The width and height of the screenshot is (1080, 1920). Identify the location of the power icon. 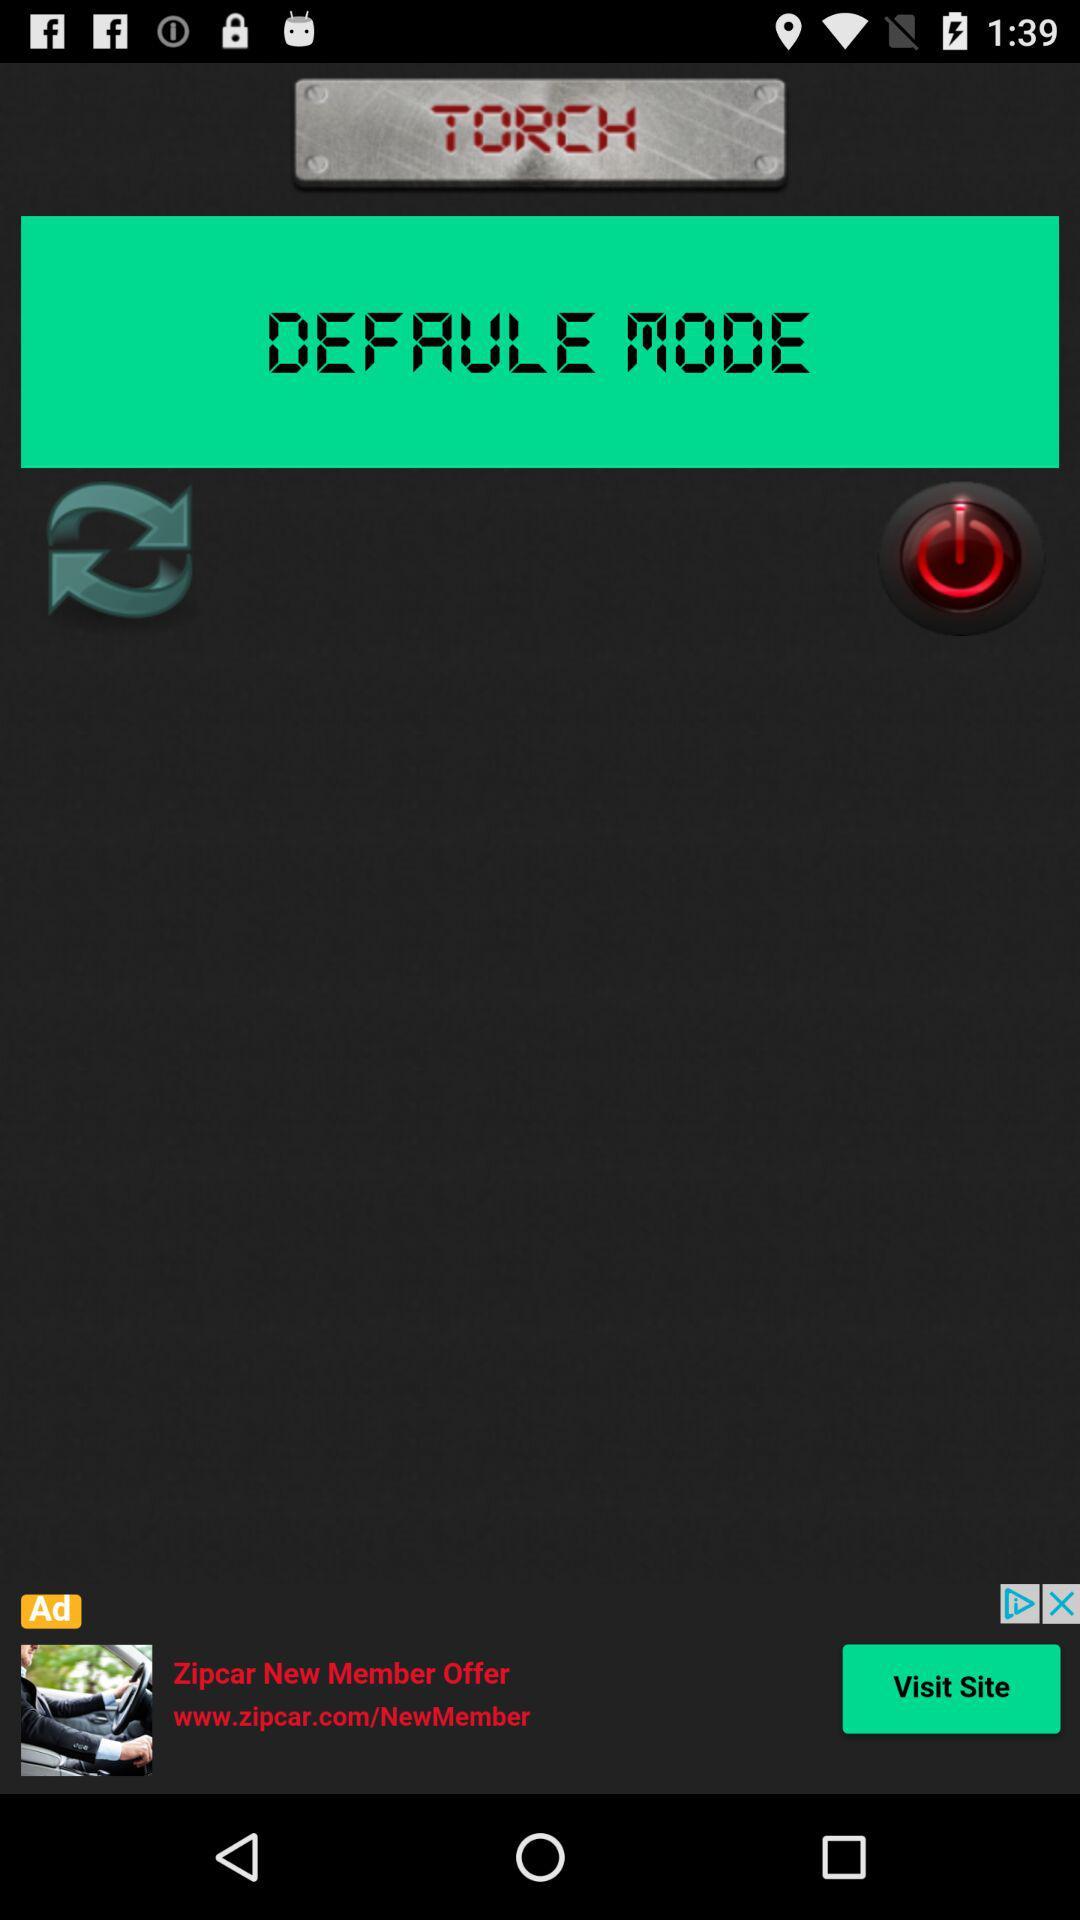
(960, 597).